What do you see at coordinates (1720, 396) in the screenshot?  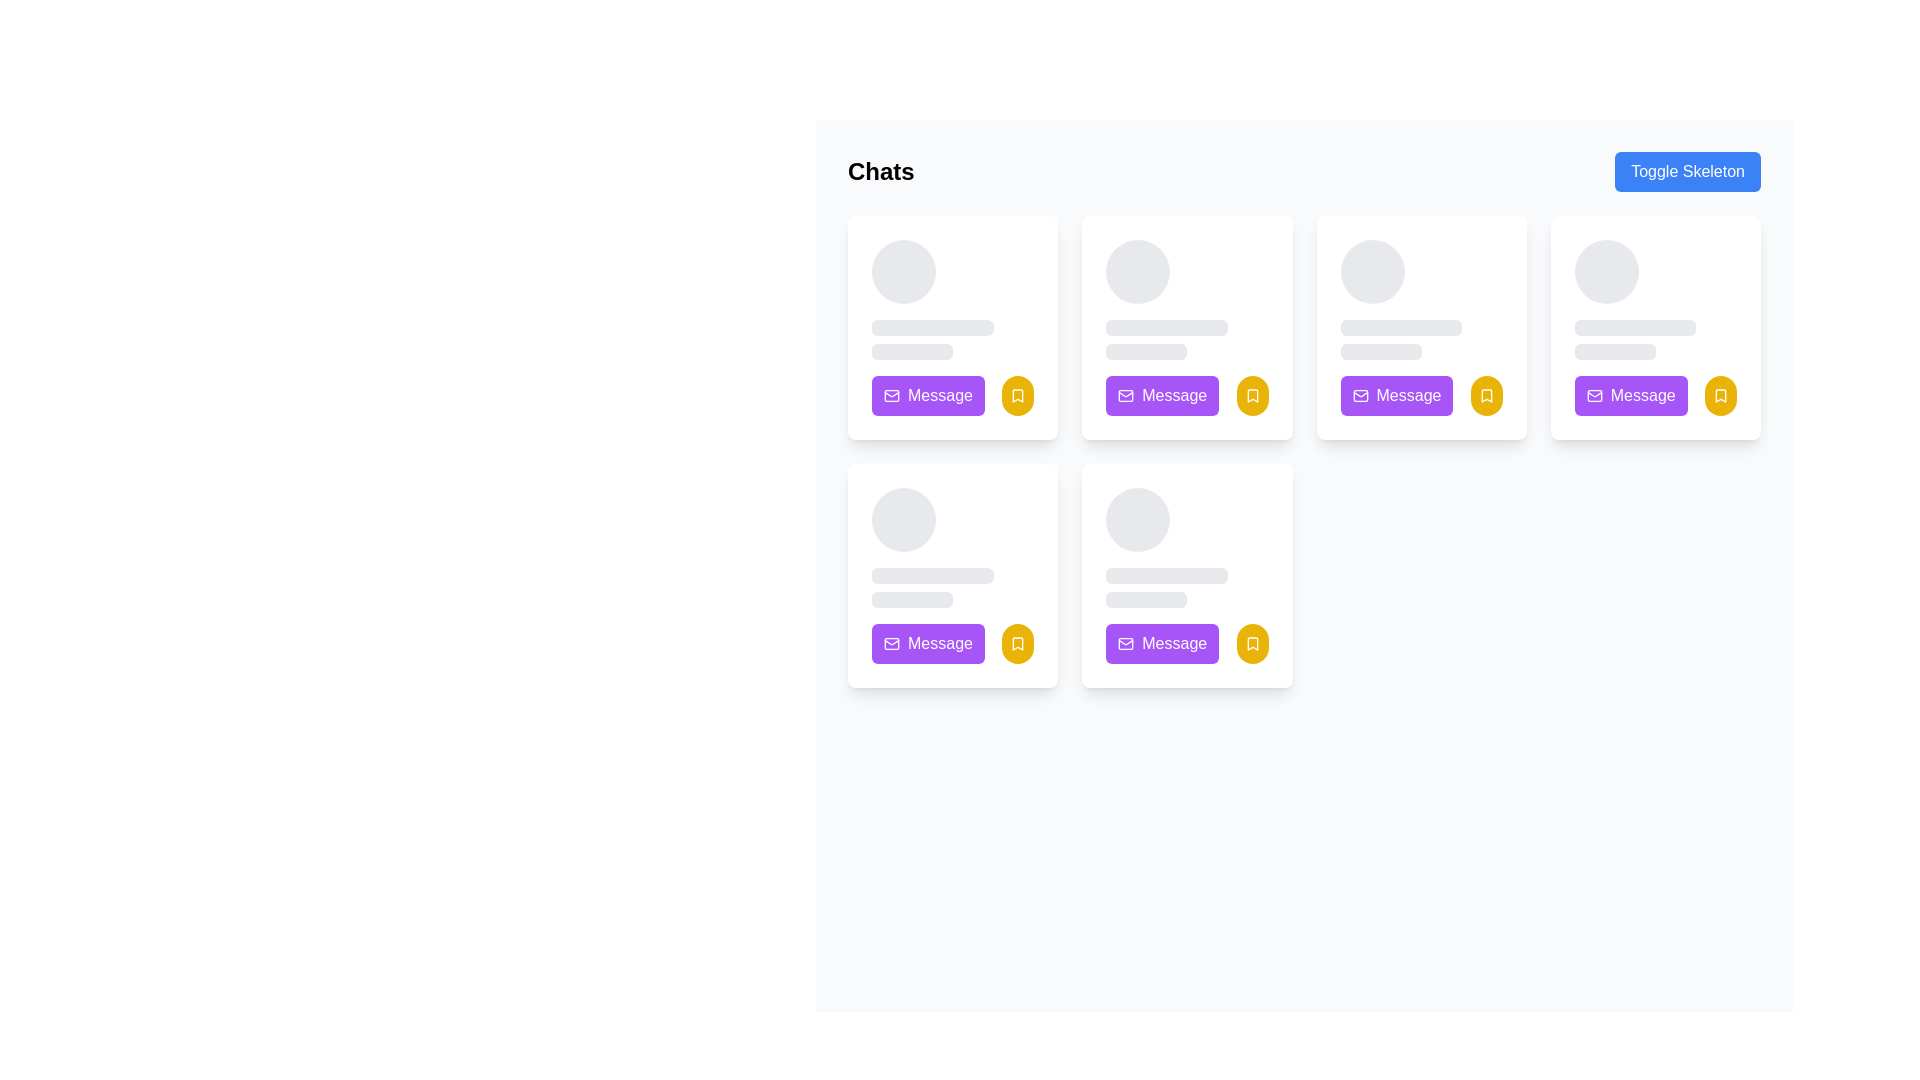 I see `the rounded yellow button with a bookmark icon, located in the last column of the top row of the grid layout` at bounding box center [1720, 396].